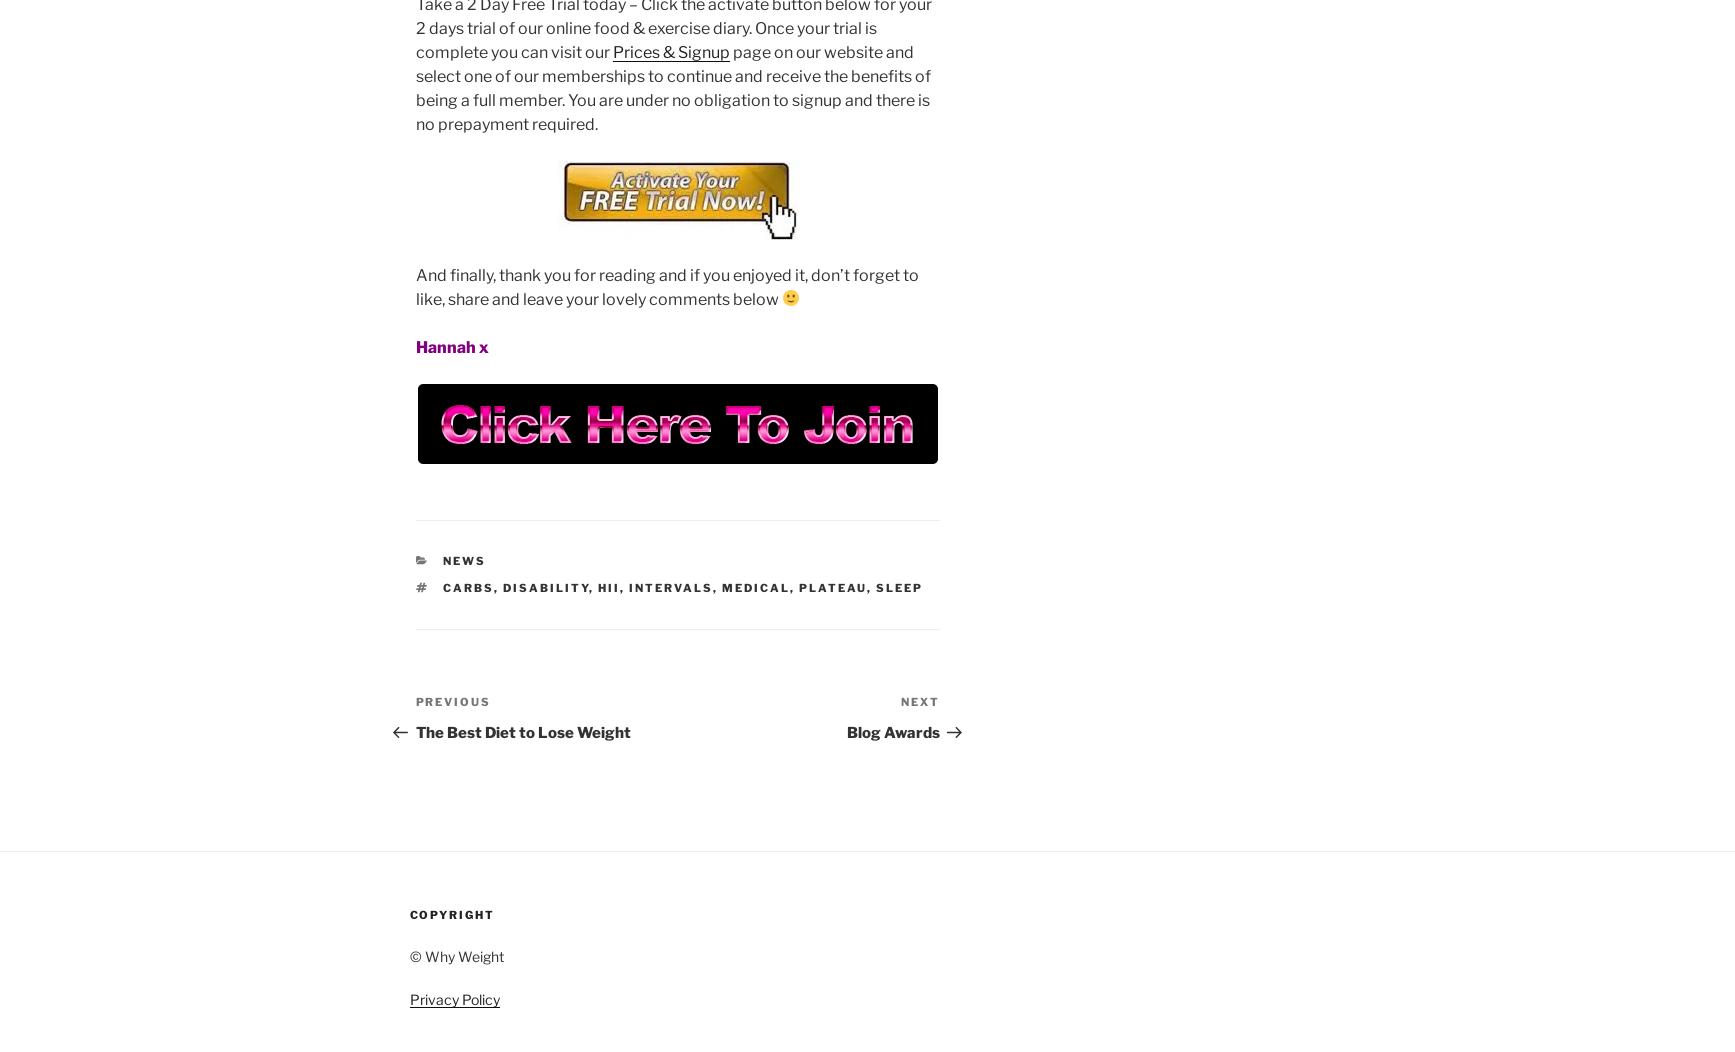 This screenshot has width=1735, height=1052. I want to click on 'medical', so click(755, 586).